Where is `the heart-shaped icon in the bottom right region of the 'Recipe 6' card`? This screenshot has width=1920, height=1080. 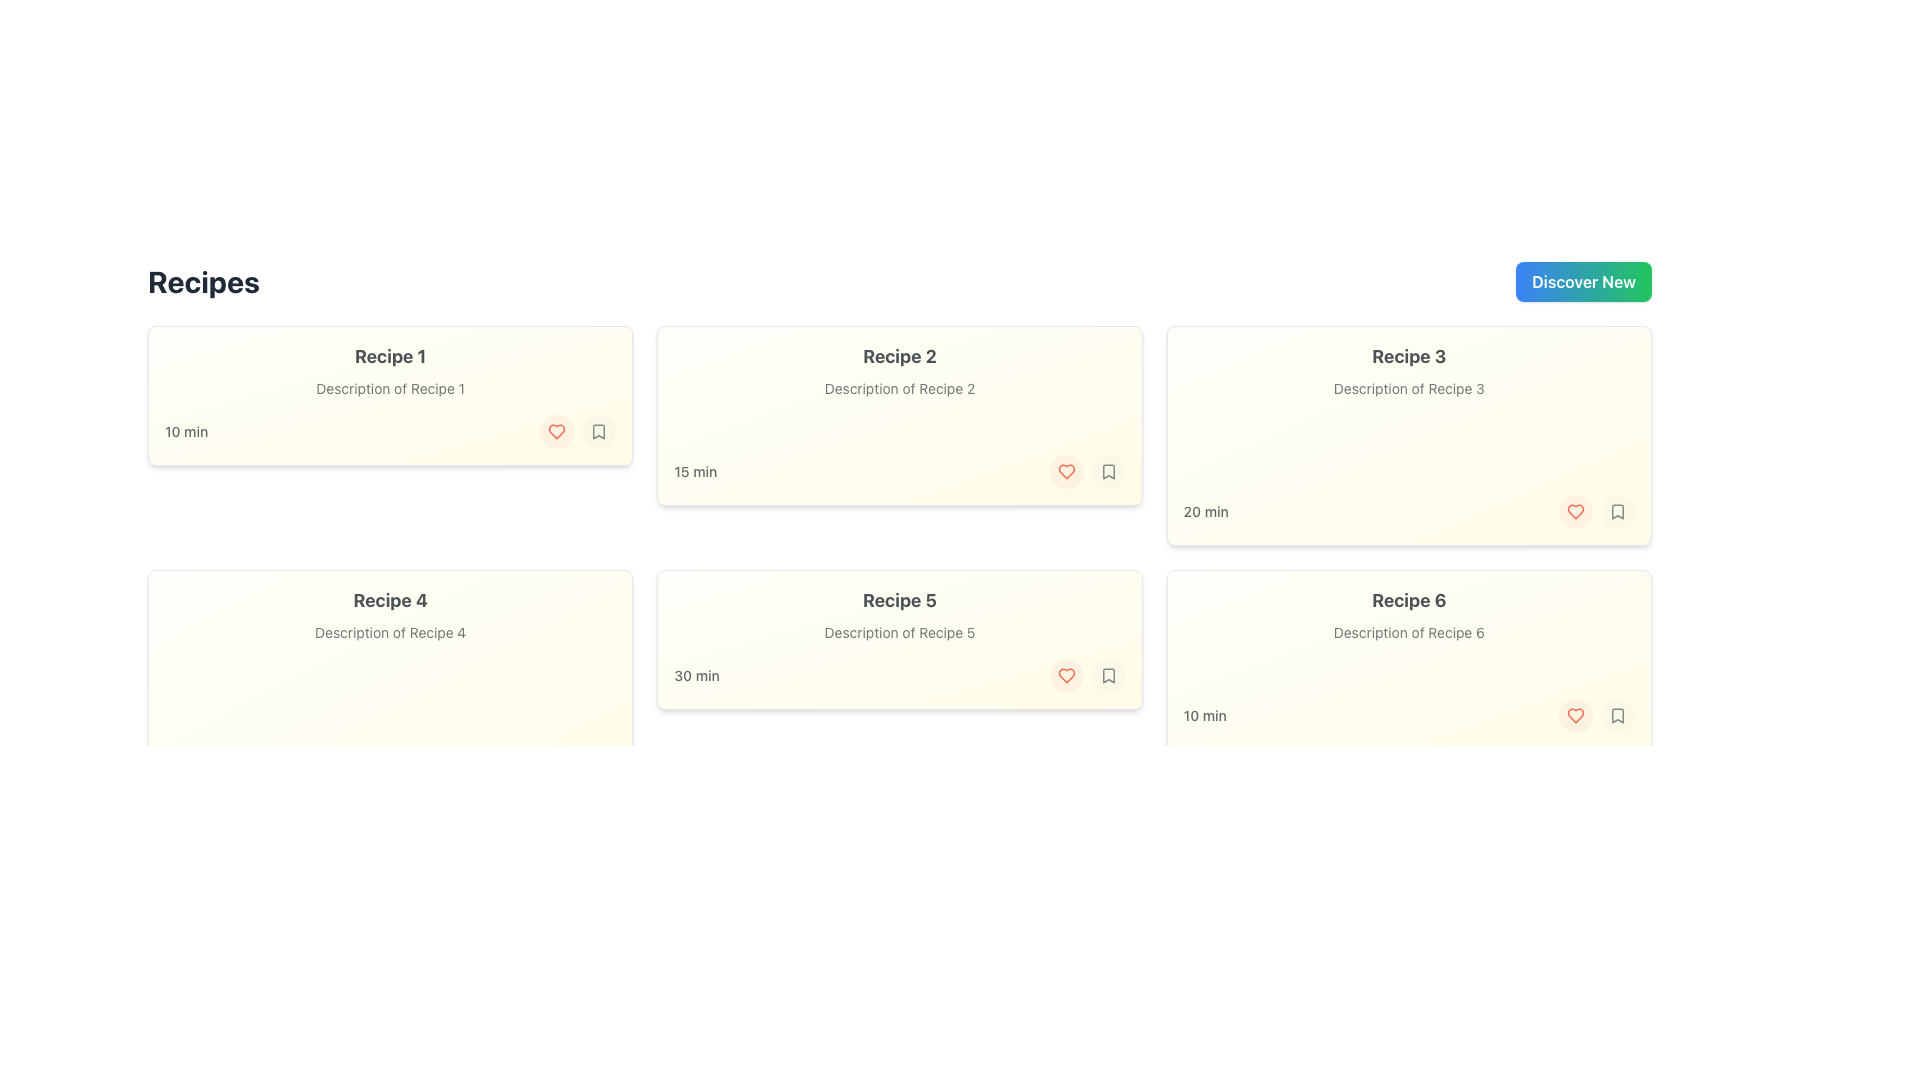
the heart-shaped icon in the bottom right region of the 'Recipe 6' card is located at coordinates (1574, 511).